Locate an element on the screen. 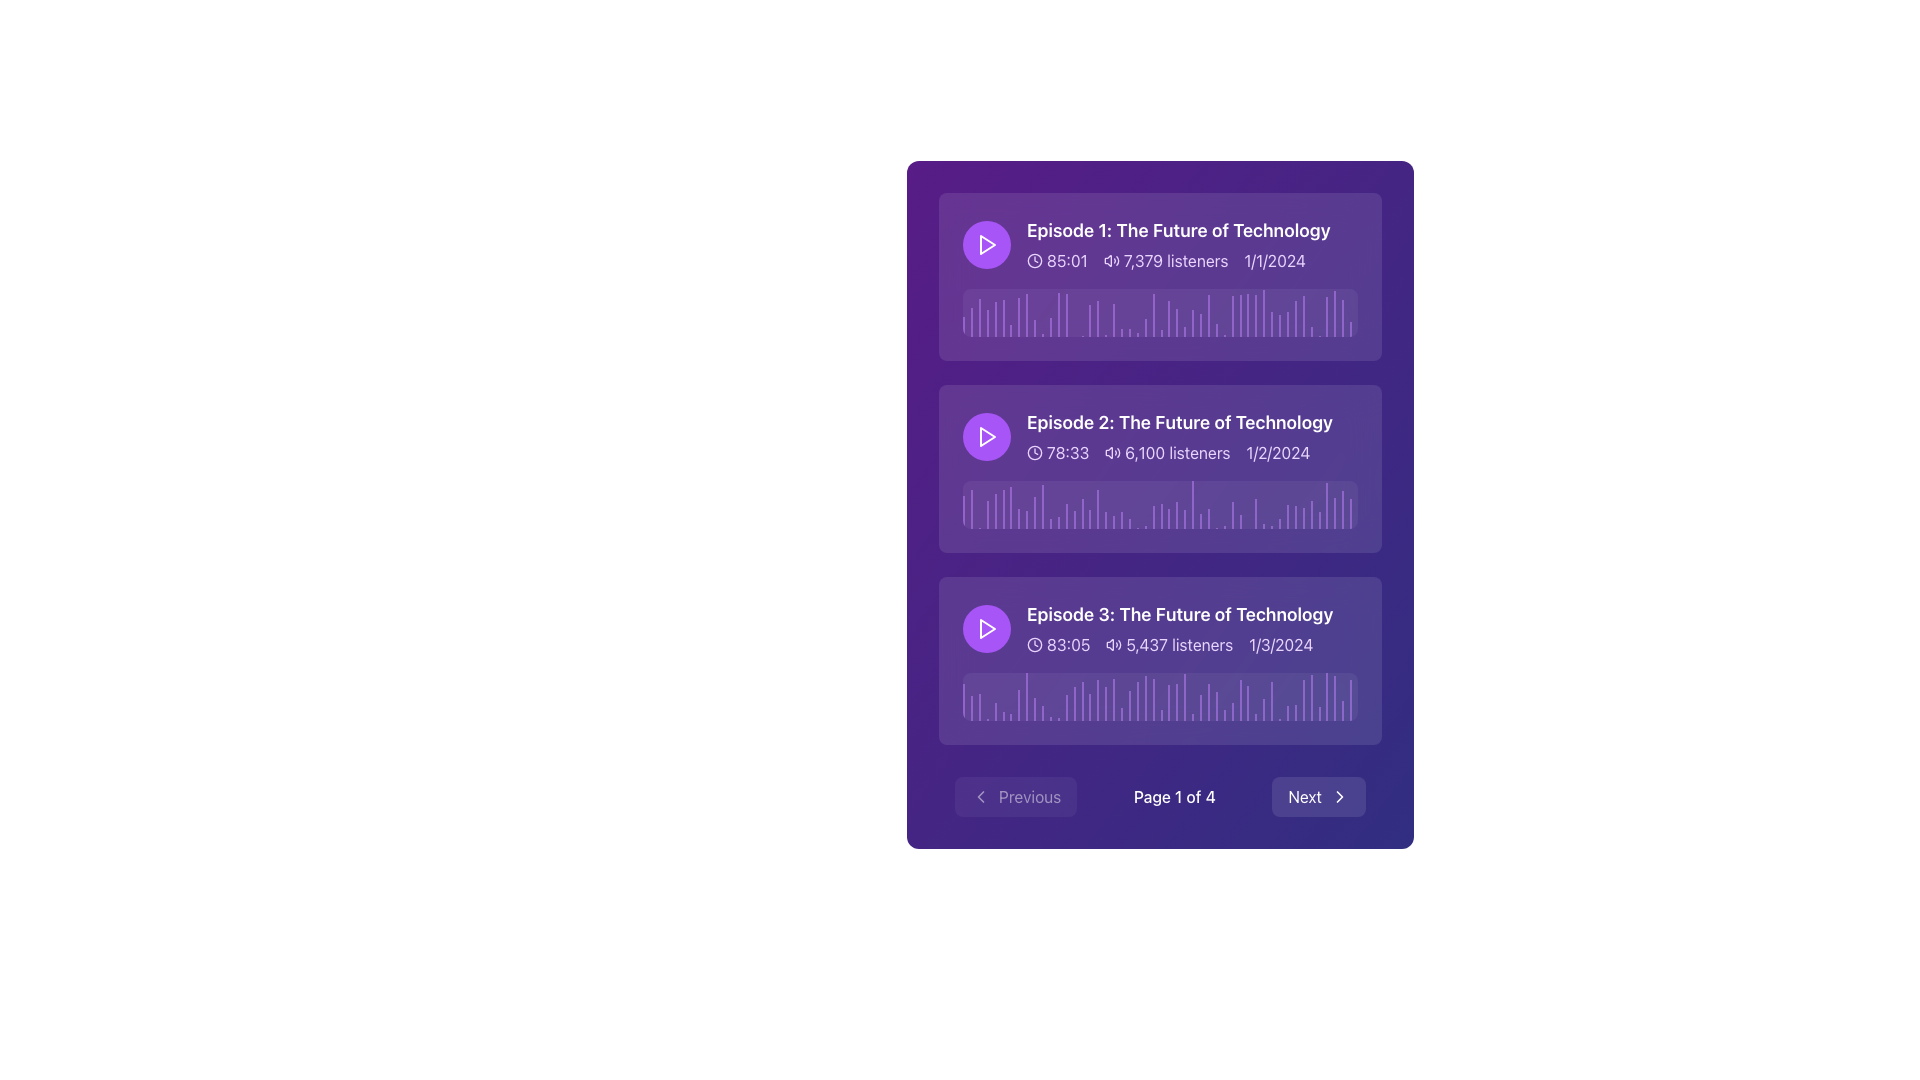 The image size is (1920, 1080). the thirteenth vertical line in the waveform display of 'Episode 2: The Future of Technology' in the second card of the visible list is located at coordinates (1057, 521).